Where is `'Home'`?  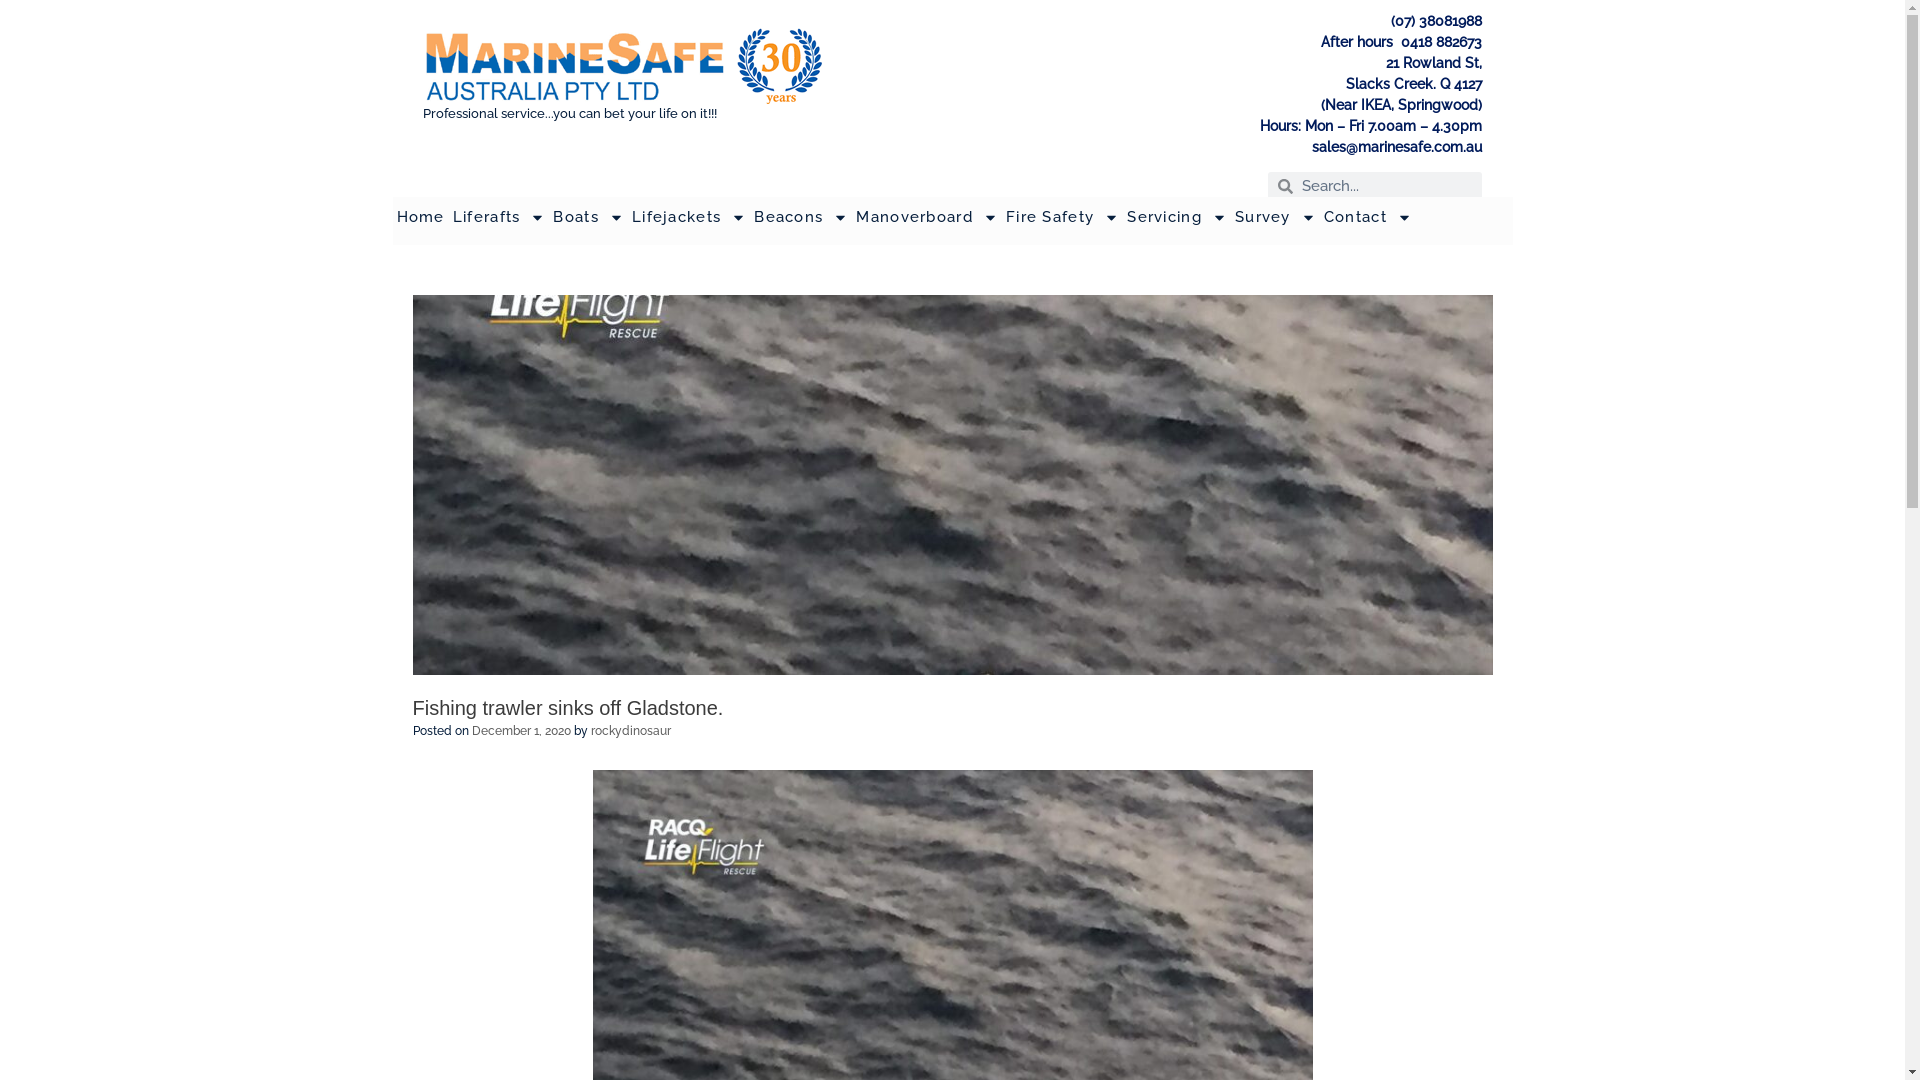 'Home' is located at coordinates (419, 217).